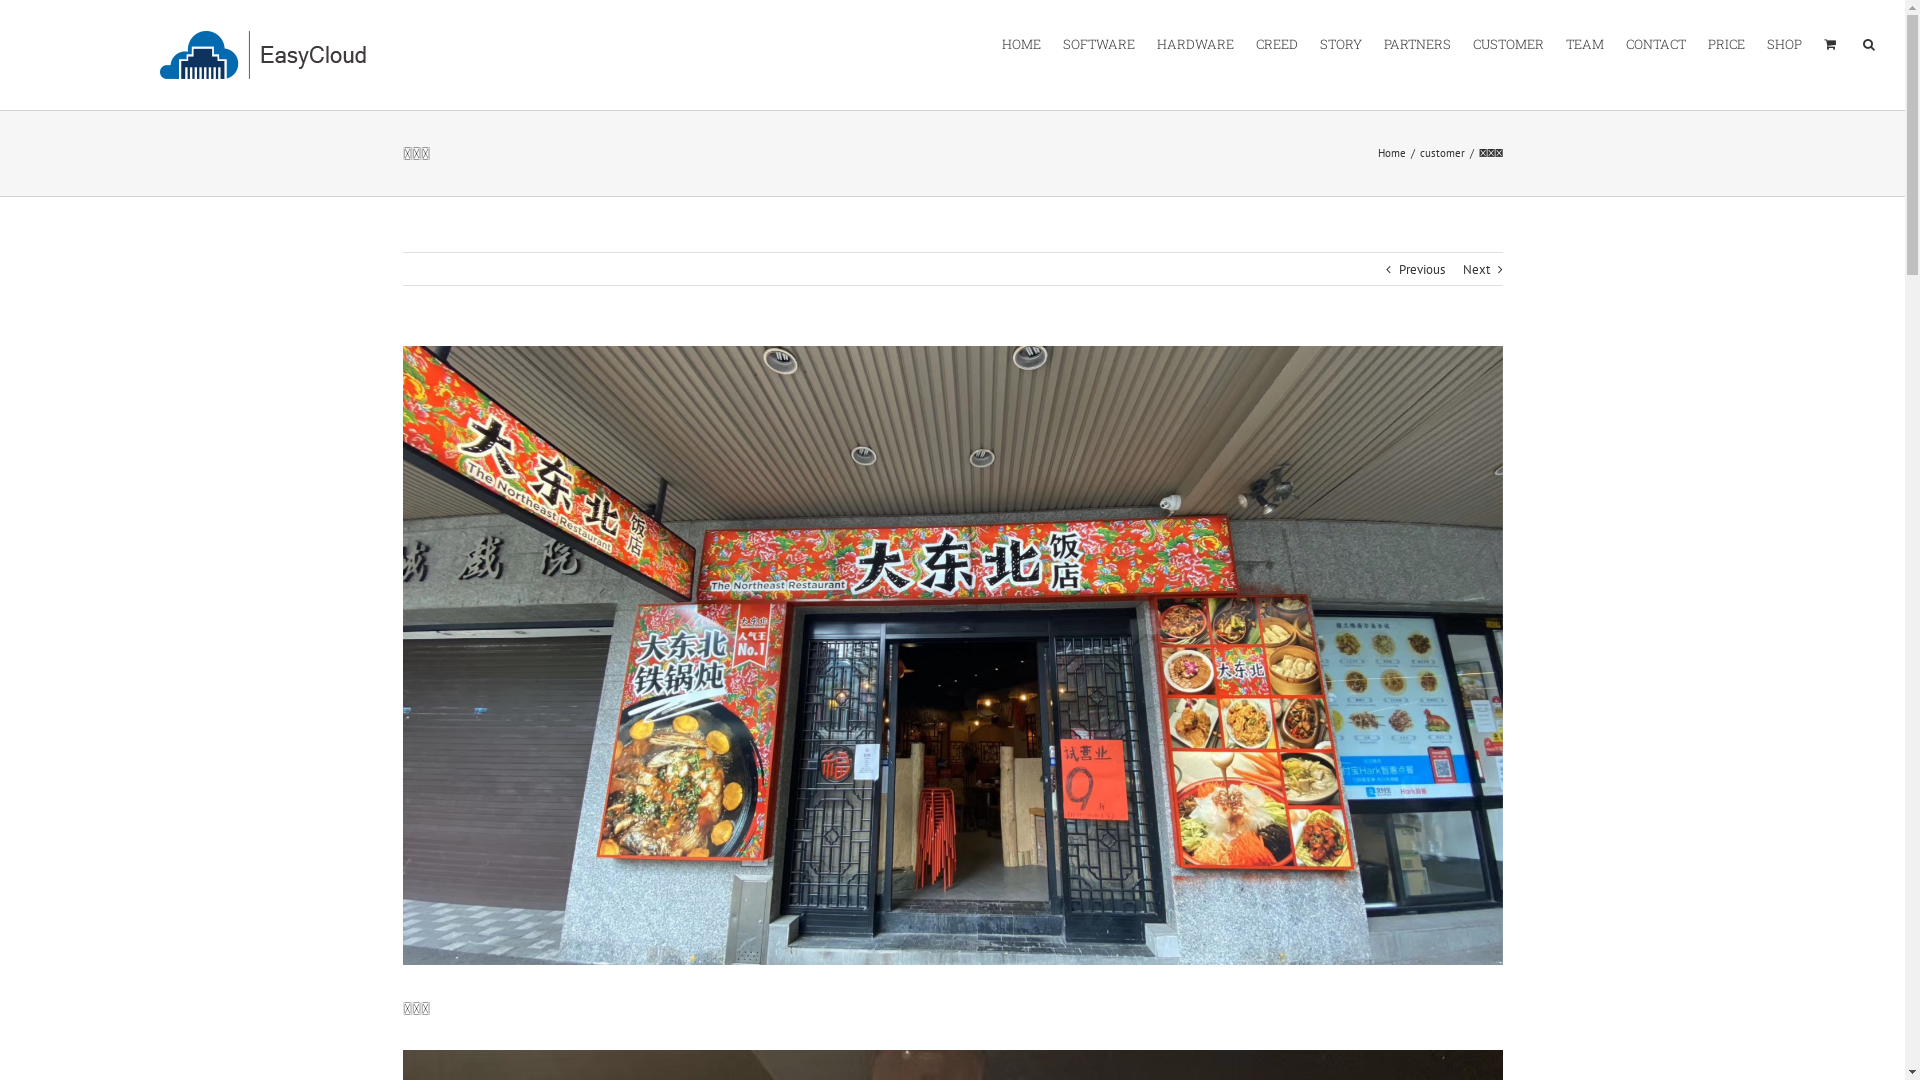 Image resolution: width=1920 pixels, height=1080 pixels. I want to click on 'Previous', so click(1419, 270).